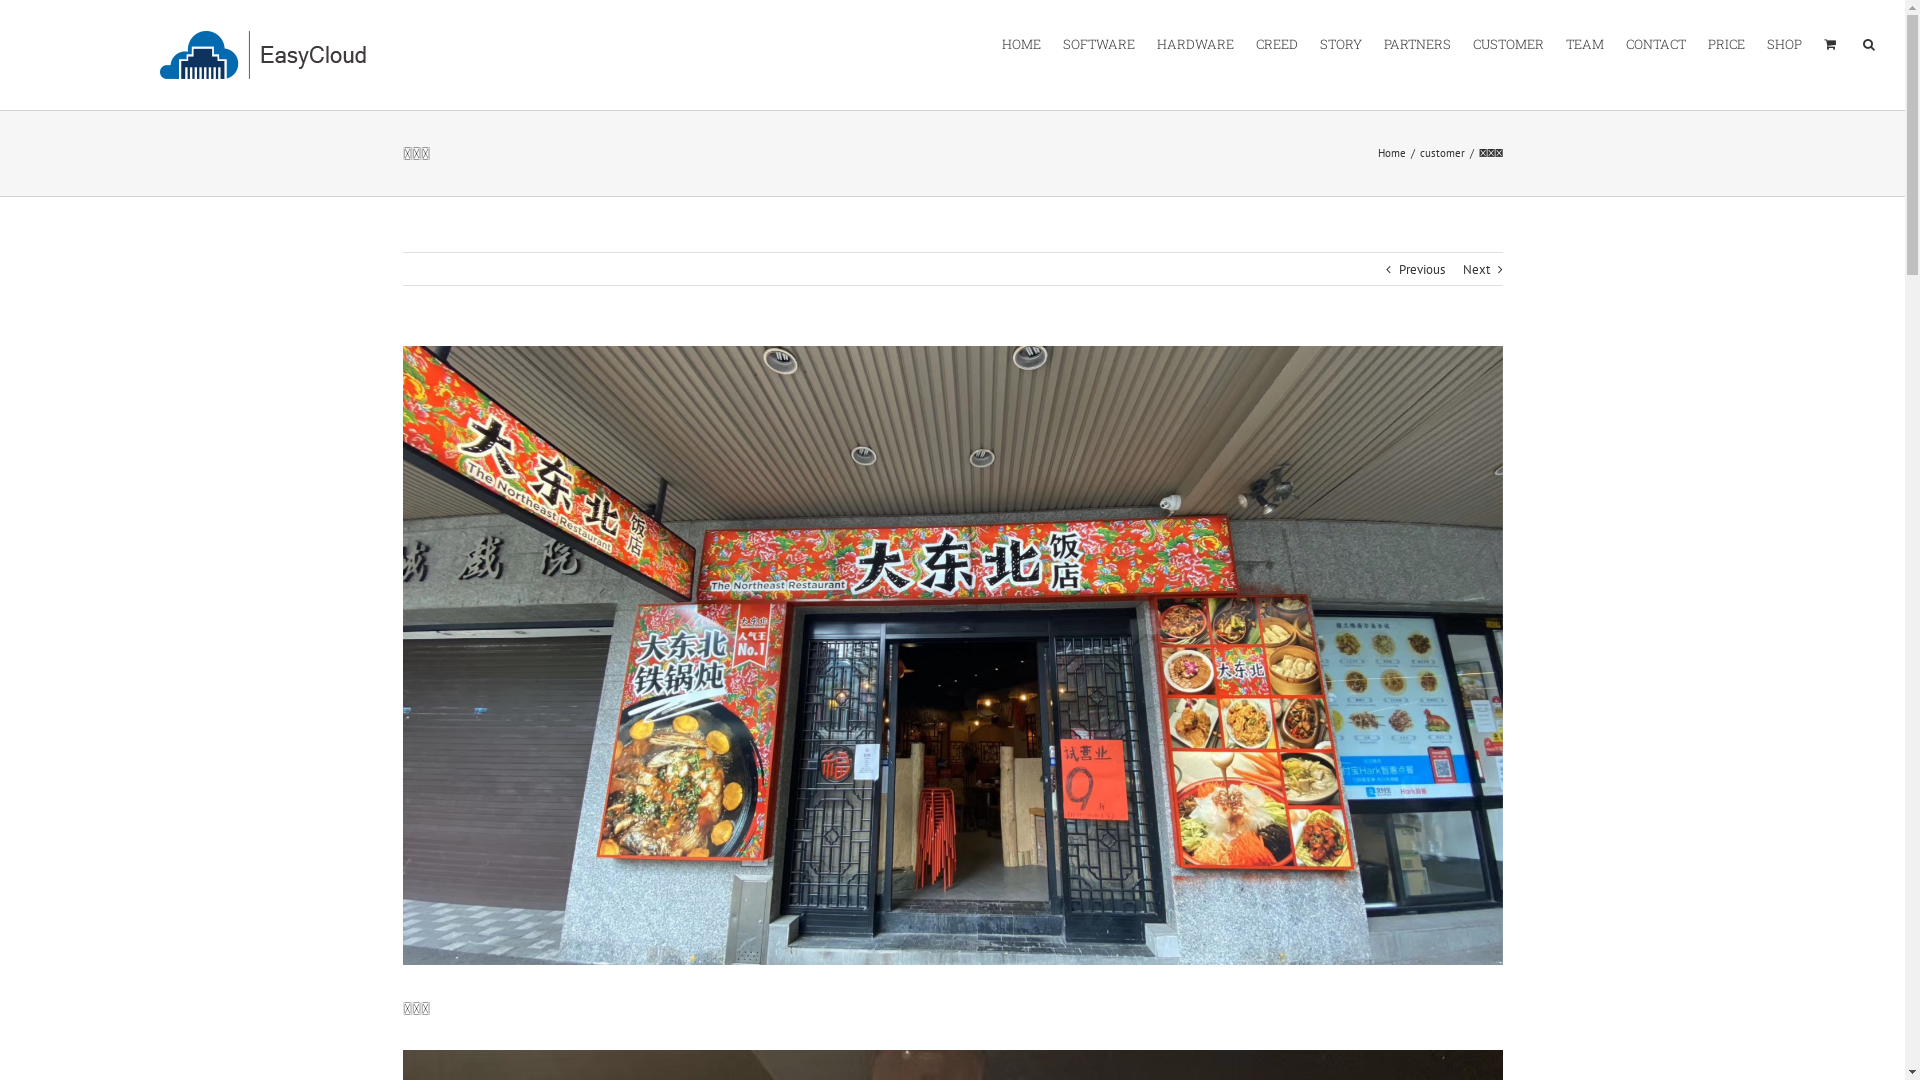 Image resolution: width=1920 pixels, height=1080 pixels. I want to click on 'Previous', so click(1419, 270).